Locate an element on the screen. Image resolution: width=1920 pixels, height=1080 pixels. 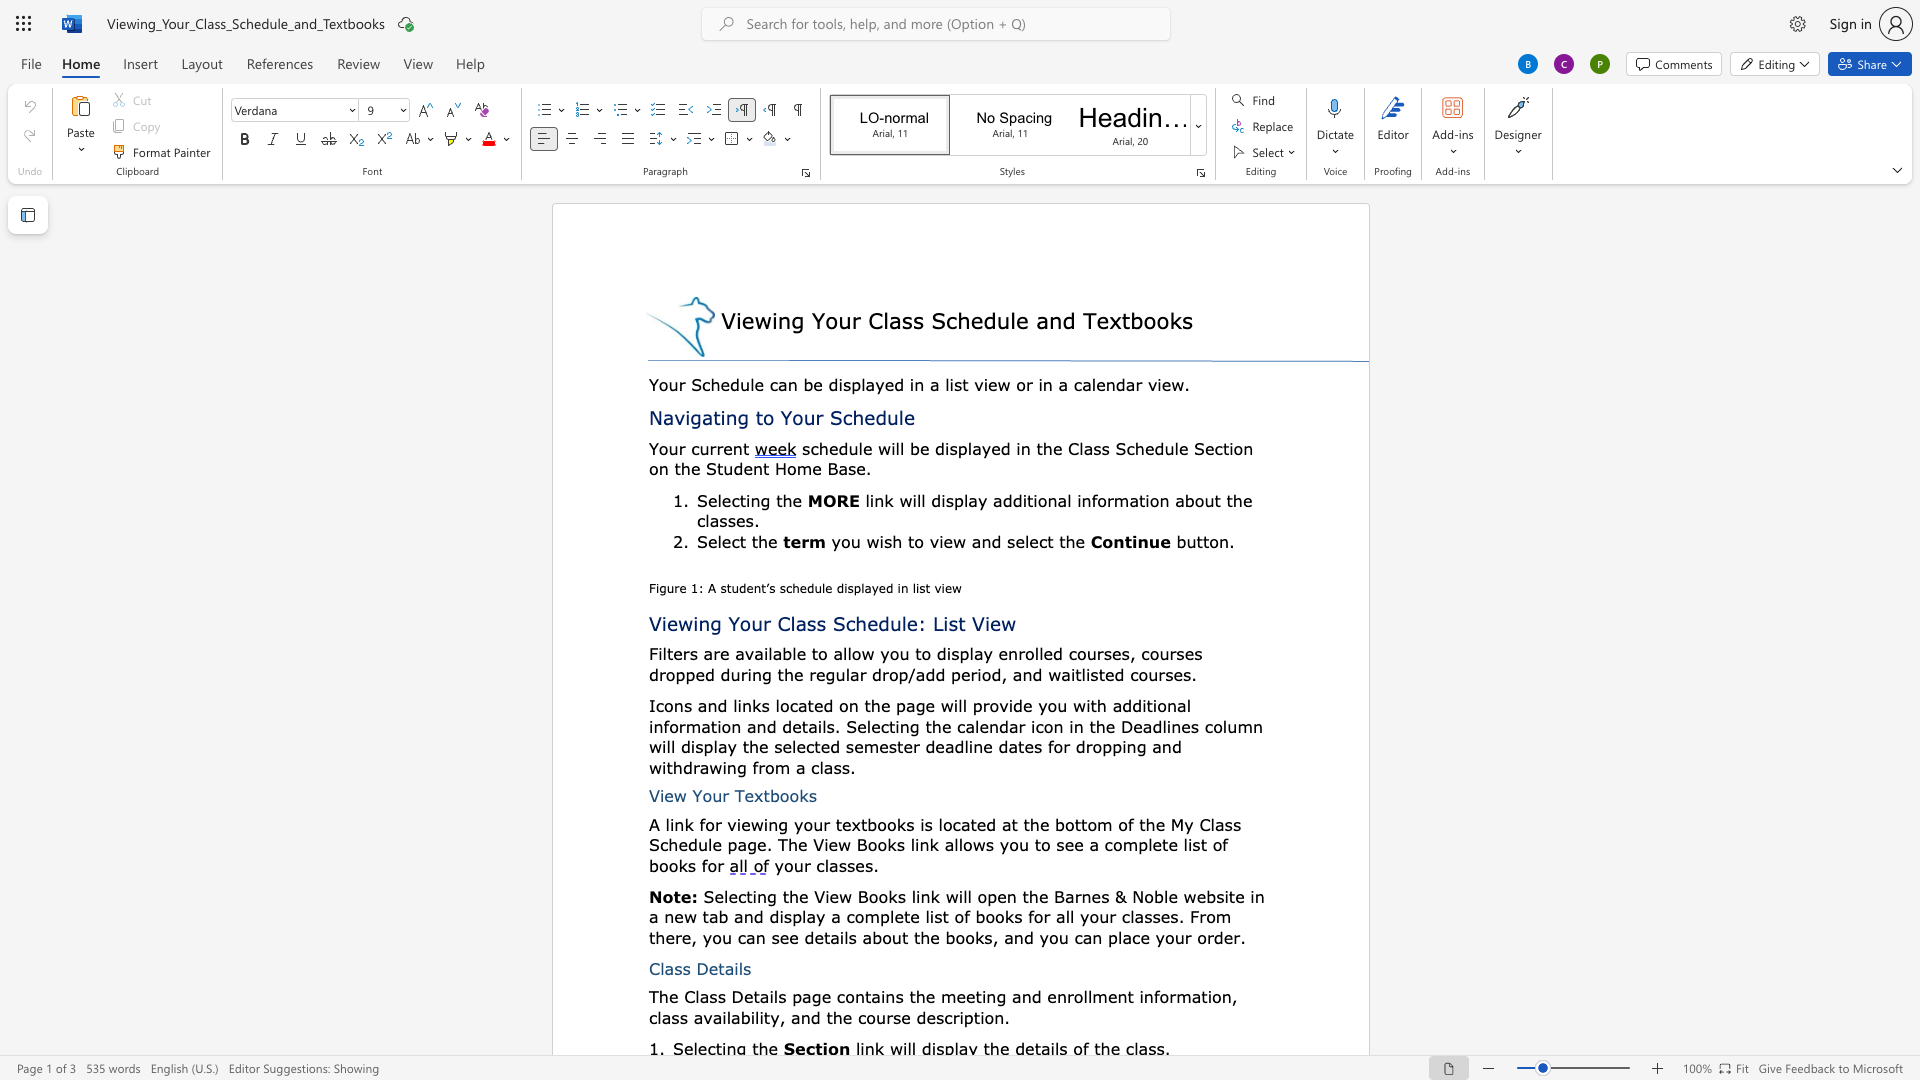
the 7th character "s" in the text is located at coordinates (1038, 746).